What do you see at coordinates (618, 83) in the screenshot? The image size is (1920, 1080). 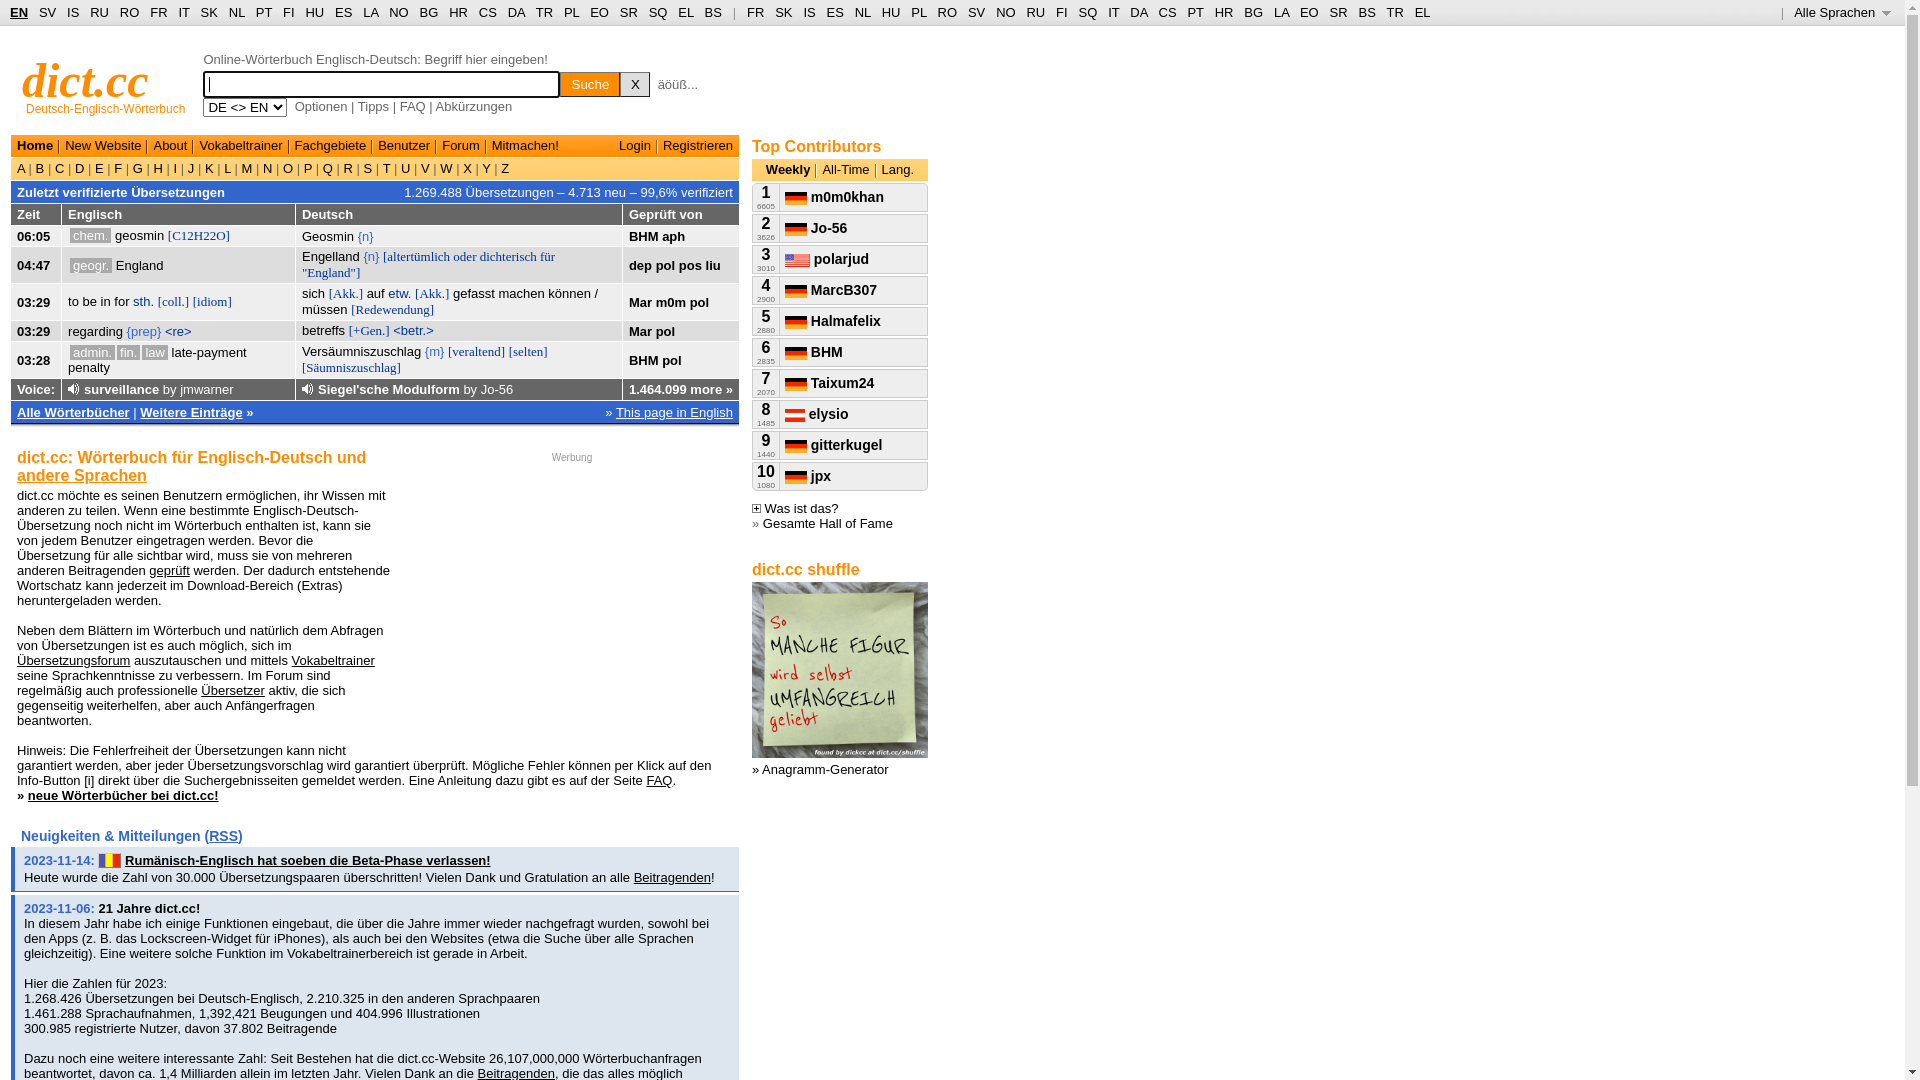 I see `'X'` at bounding box center [618, 83].